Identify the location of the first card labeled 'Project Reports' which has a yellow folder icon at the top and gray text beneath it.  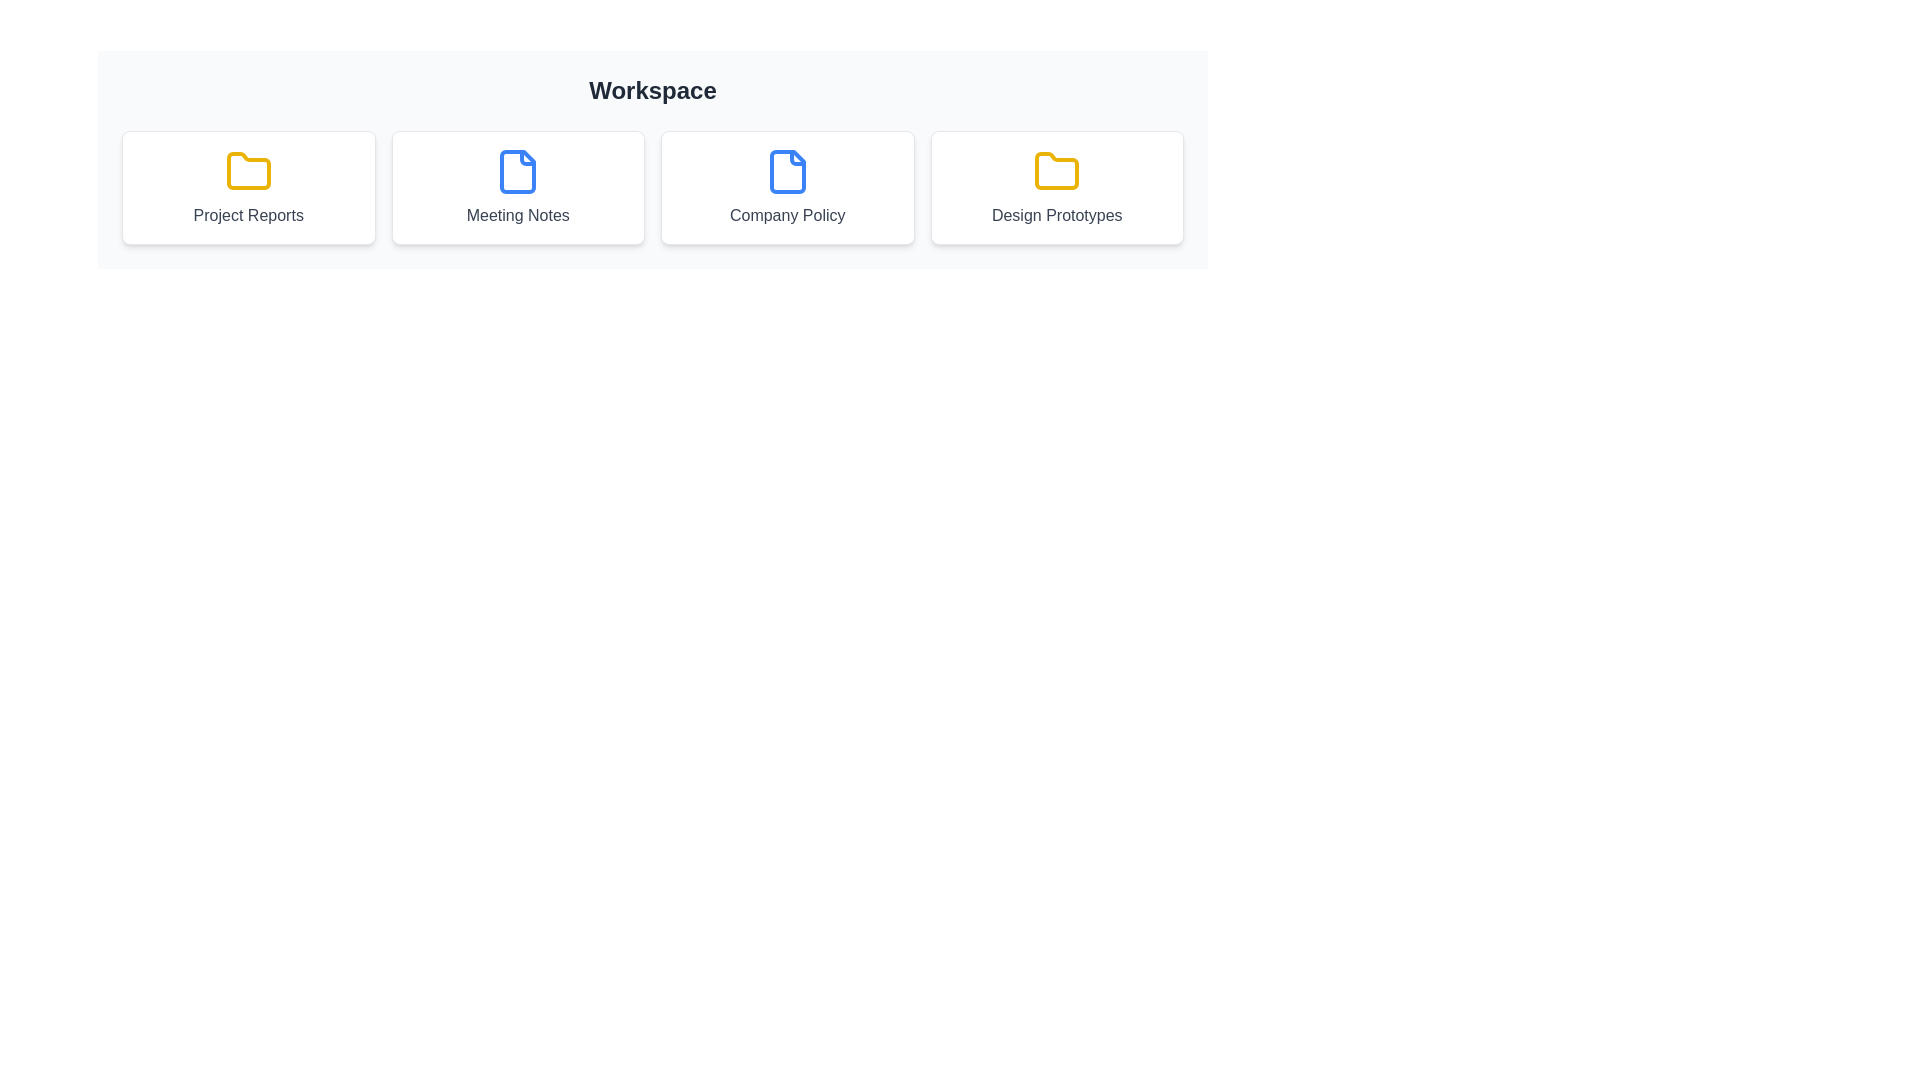
(247, 188).